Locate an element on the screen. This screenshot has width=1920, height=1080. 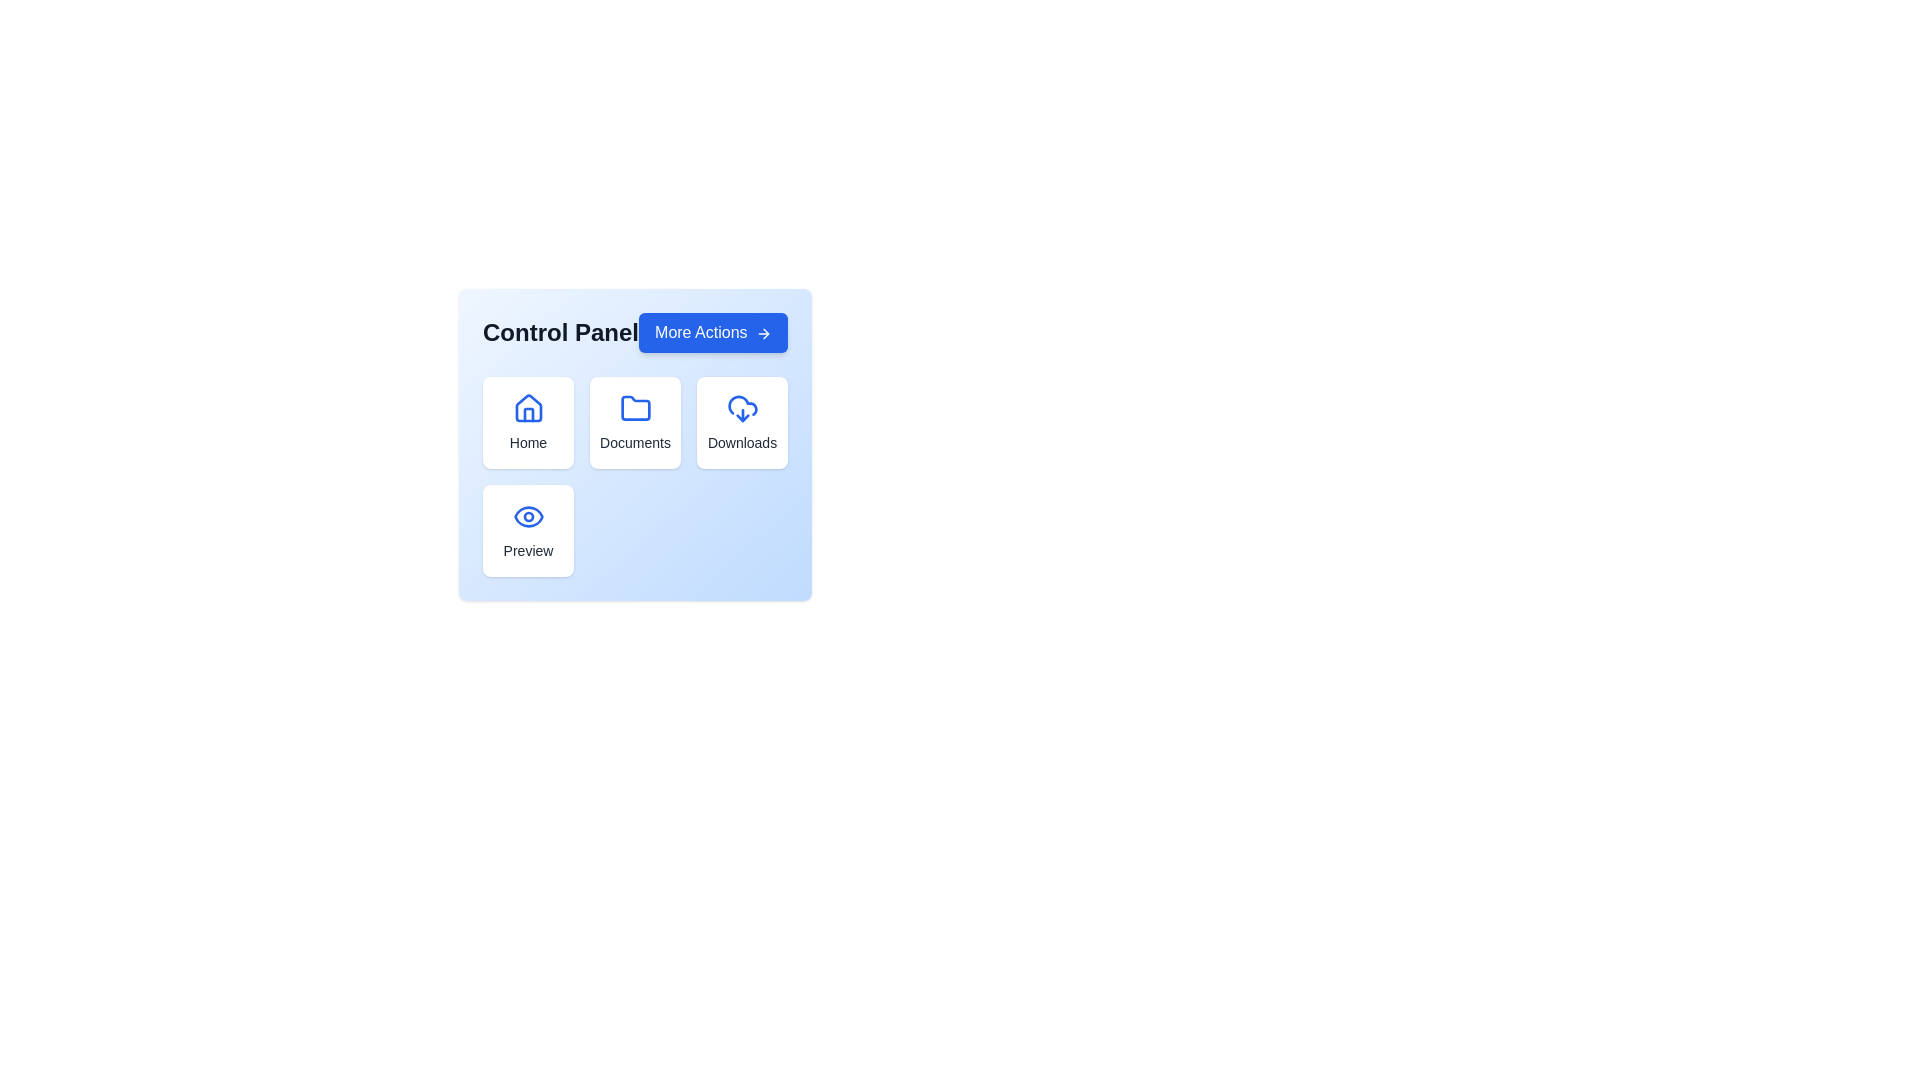
the rightward-pointing arrow icon styled in a minimalistic design, located at the far right end of the 'More Actions' button is located at coordinates (762, 331).